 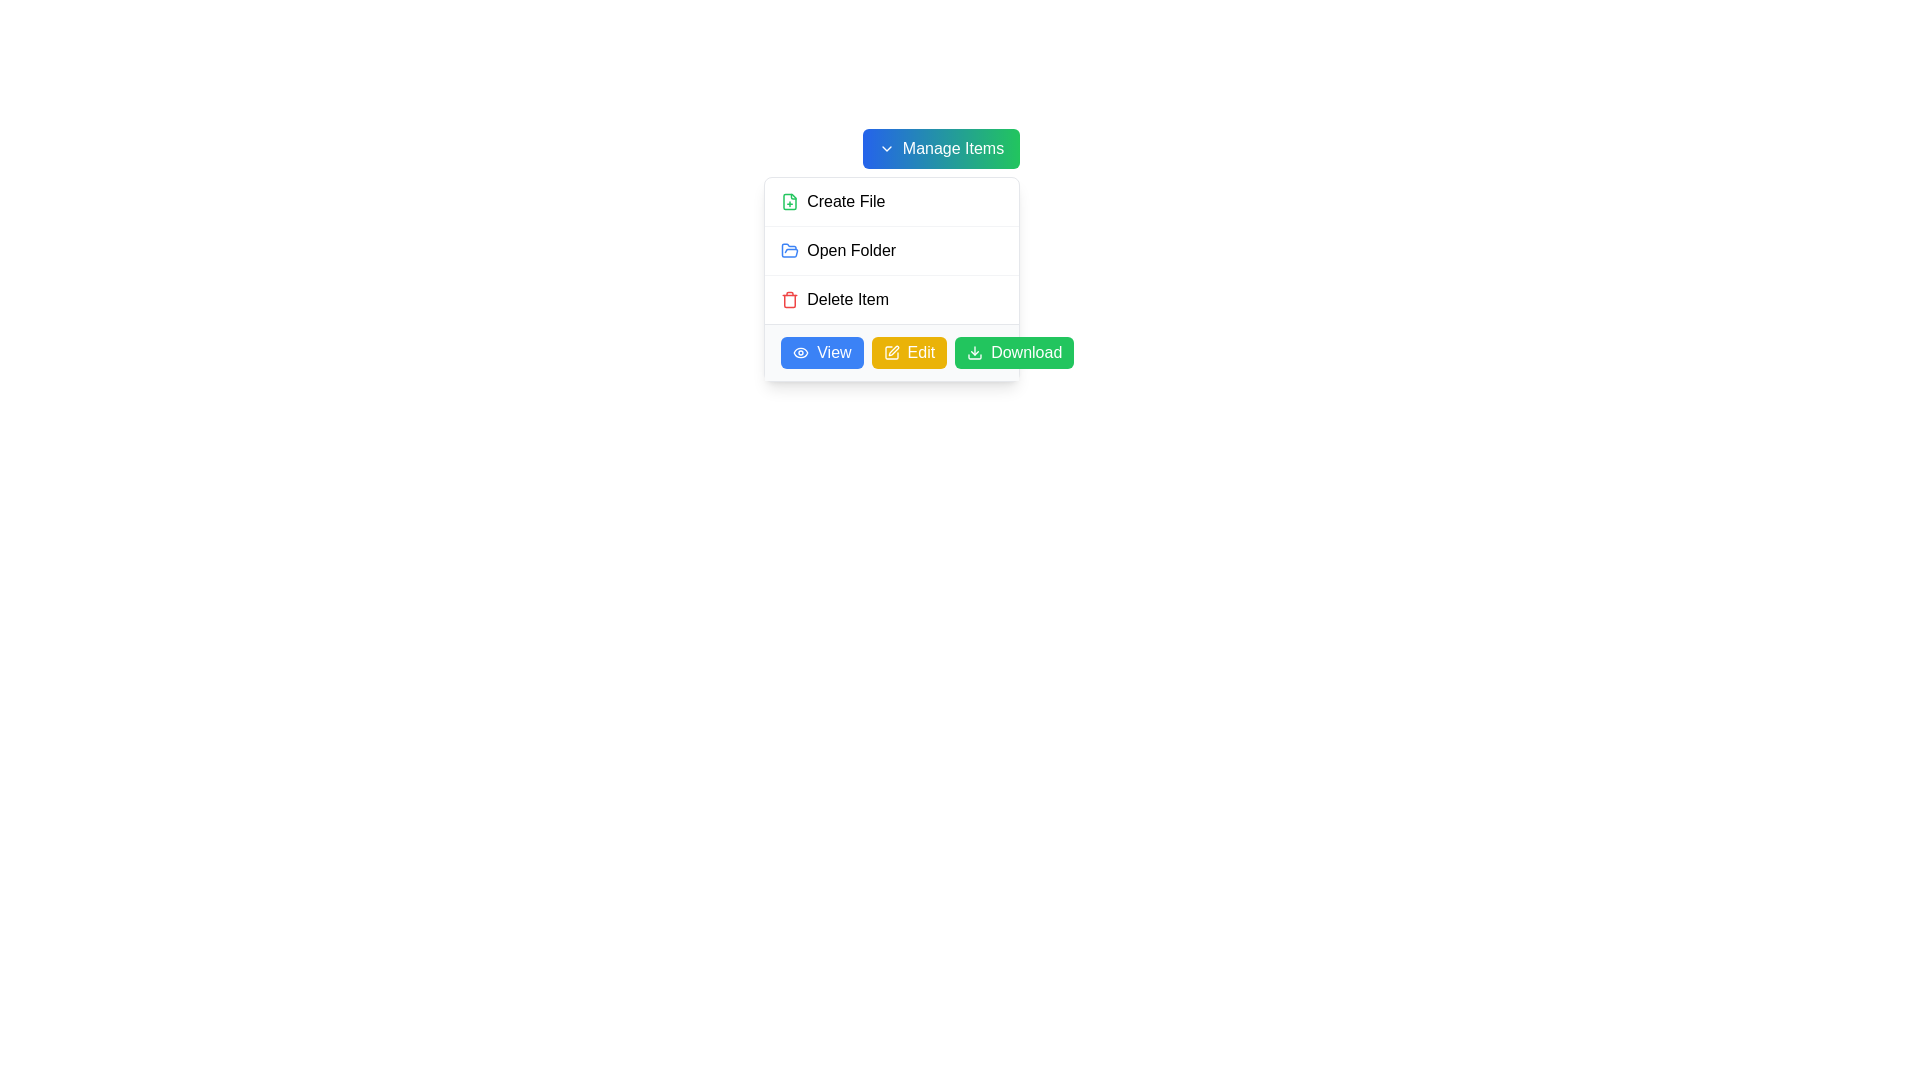 What do you see at coordinates (789, 249) in the screenshot?
I see `the blue-colored folder icon that is part of the 'Open Folder' menu item, located directly to the left of the 'Open Folder' text` at bounding box center [789, 249].